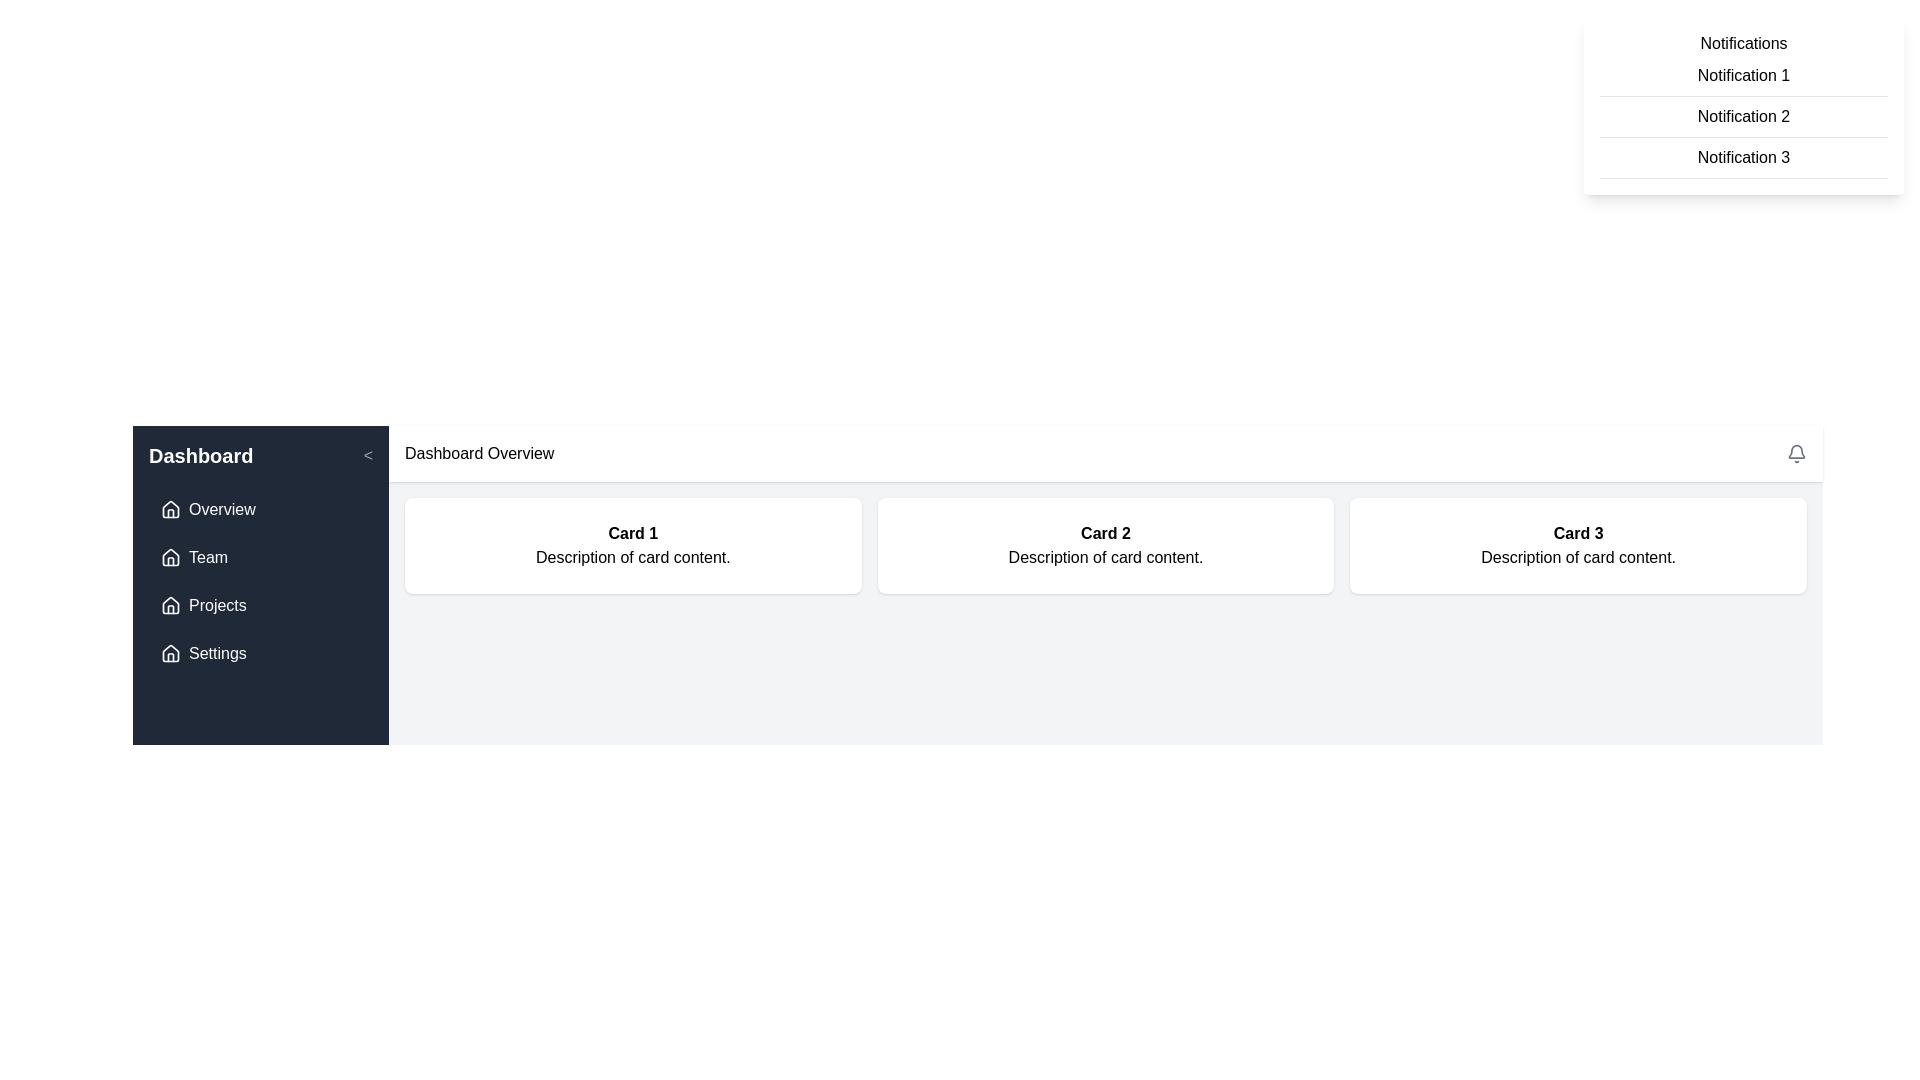  I want to click on the 'Team' button in the navigation menu, so click(259, 558).